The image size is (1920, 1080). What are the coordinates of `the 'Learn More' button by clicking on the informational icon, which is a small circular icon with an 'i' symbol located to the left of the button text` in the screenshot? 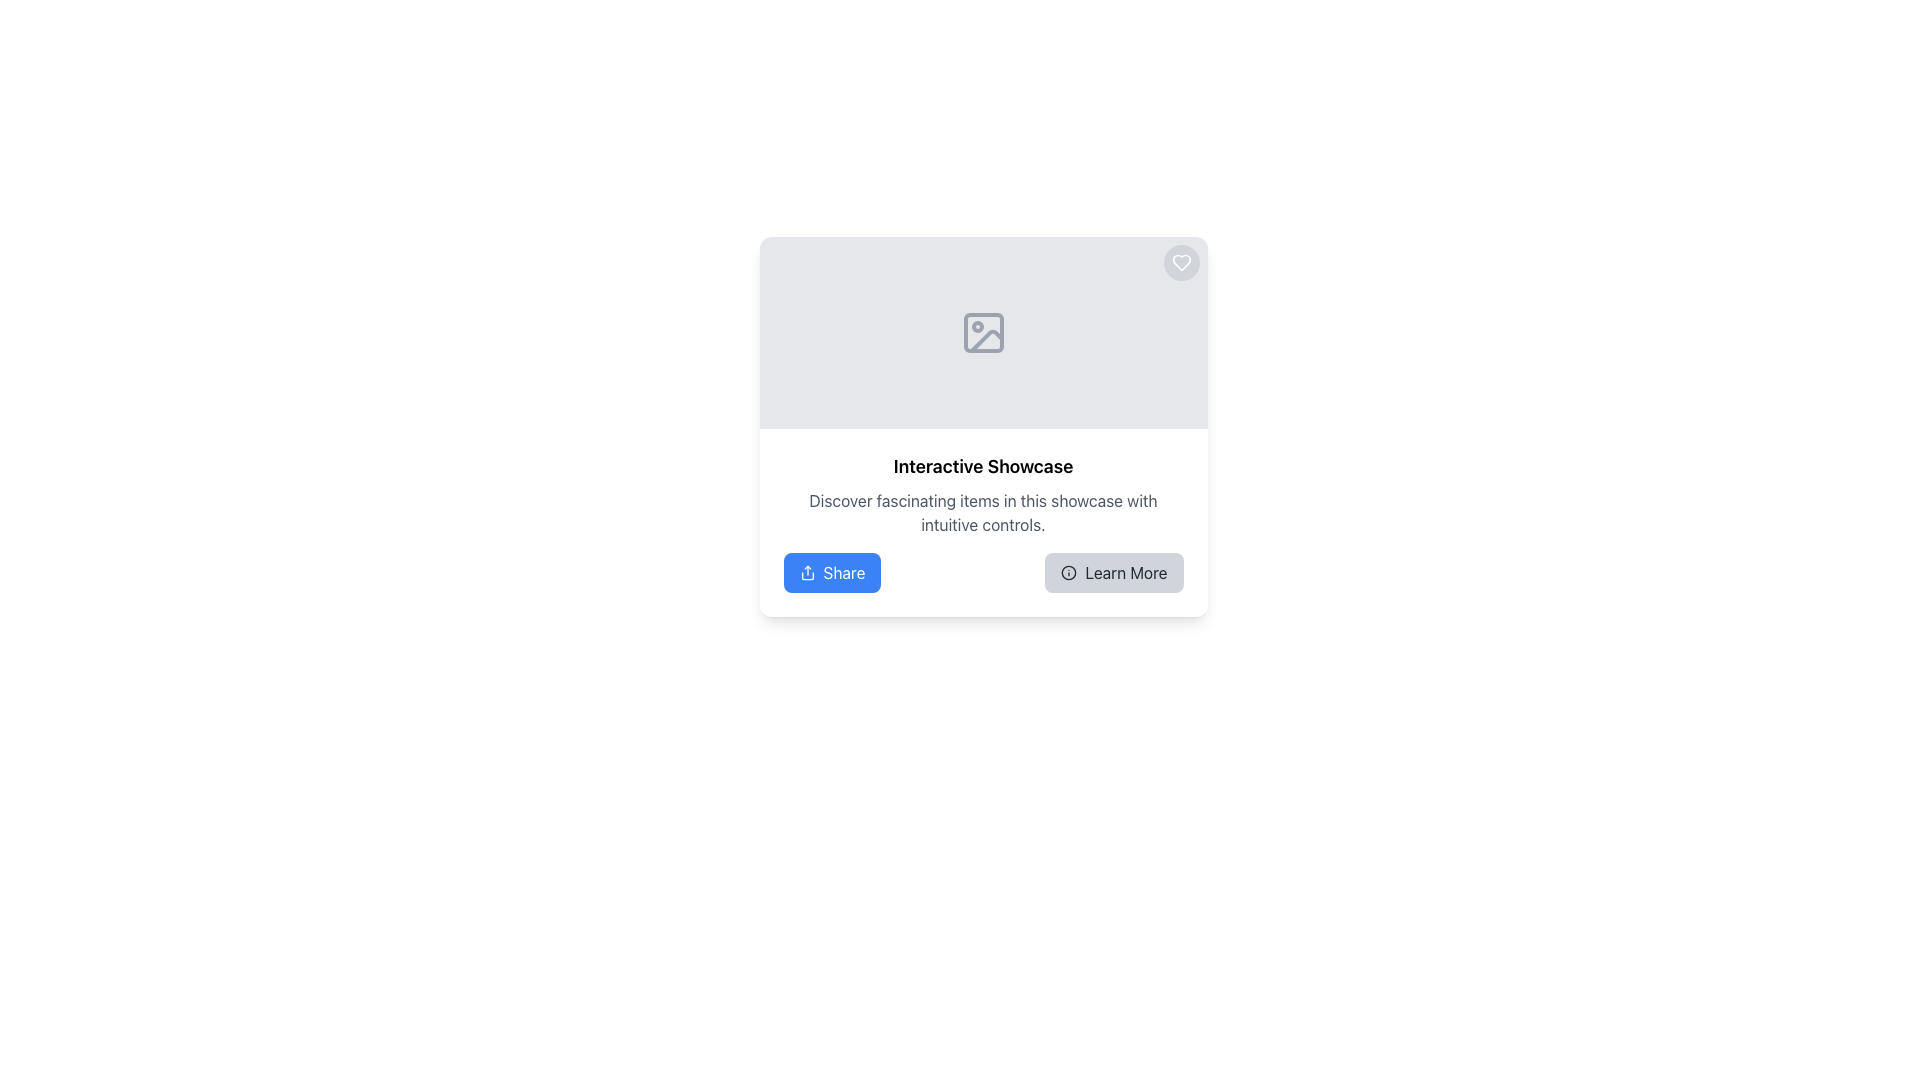 It's located at (1068, 573).